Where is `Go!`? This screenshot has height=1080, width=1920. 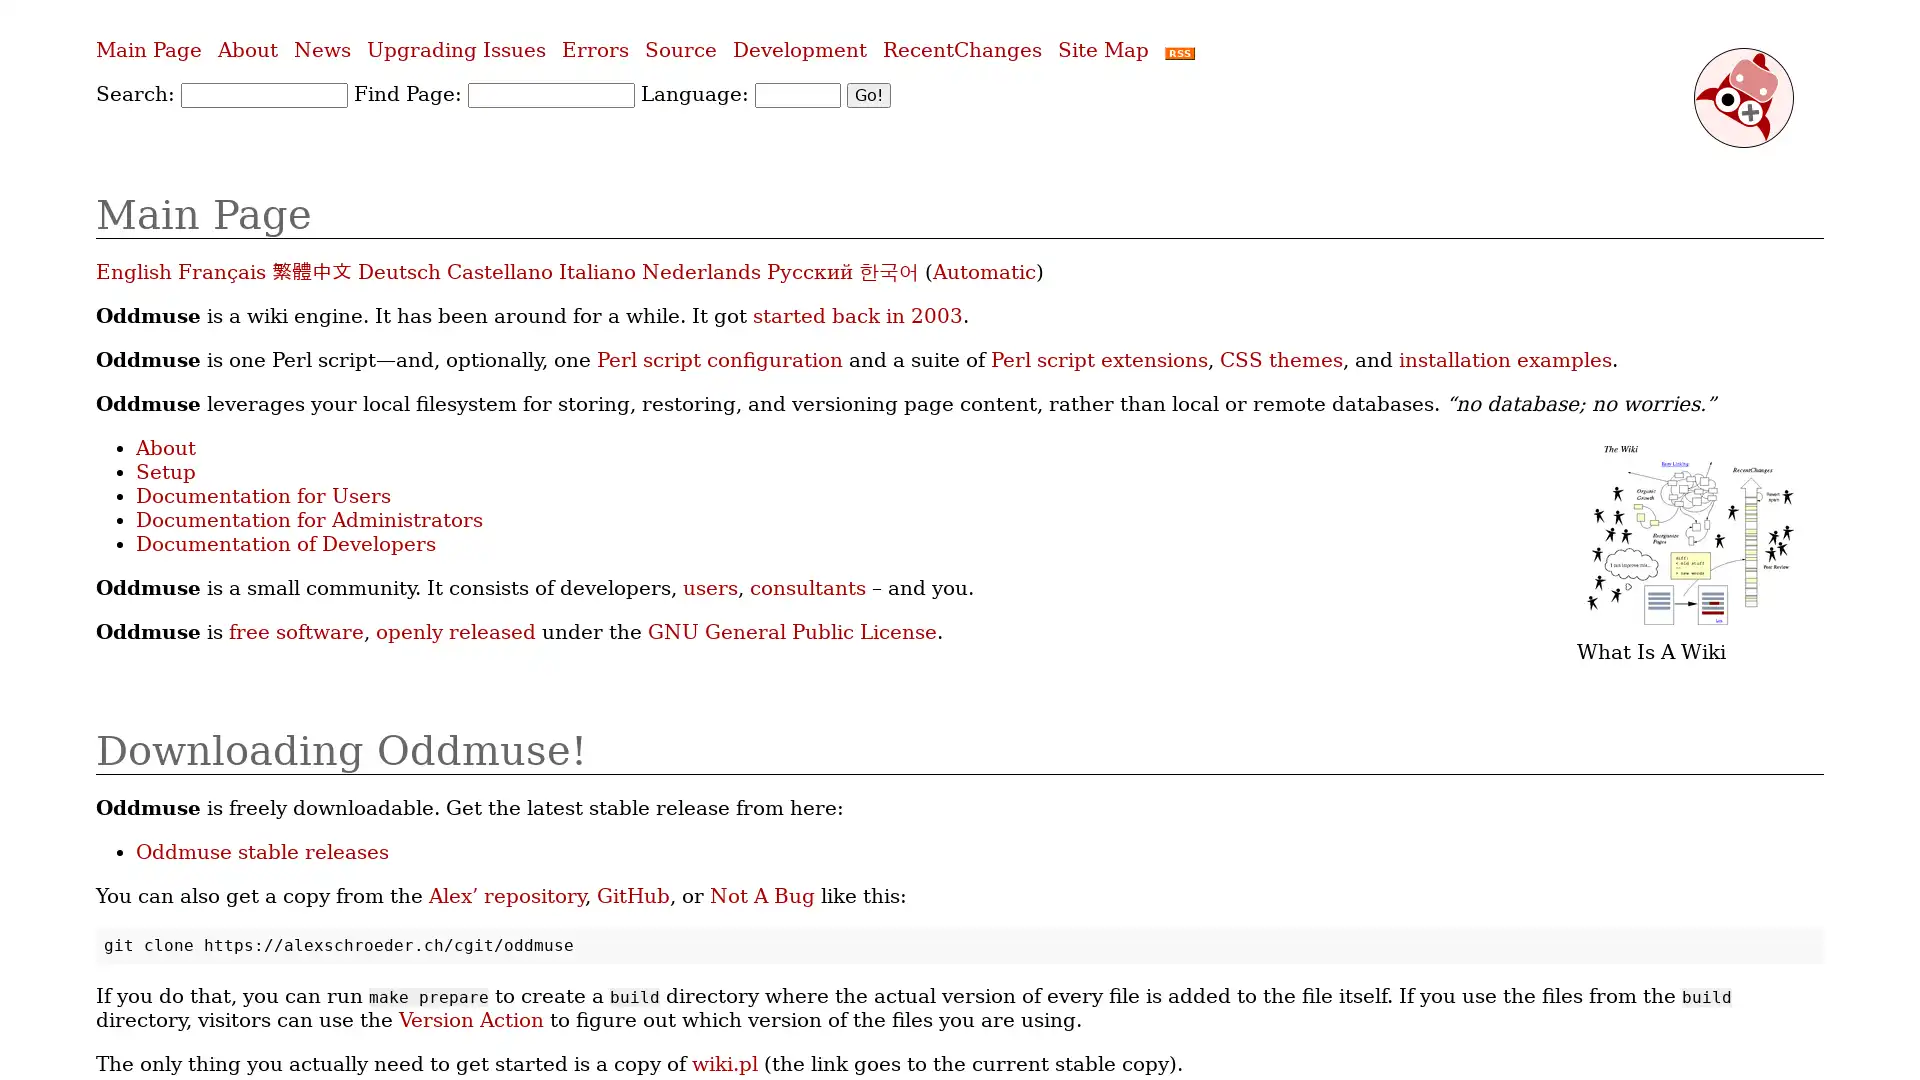 Go! is located at coordinates (868, 95).